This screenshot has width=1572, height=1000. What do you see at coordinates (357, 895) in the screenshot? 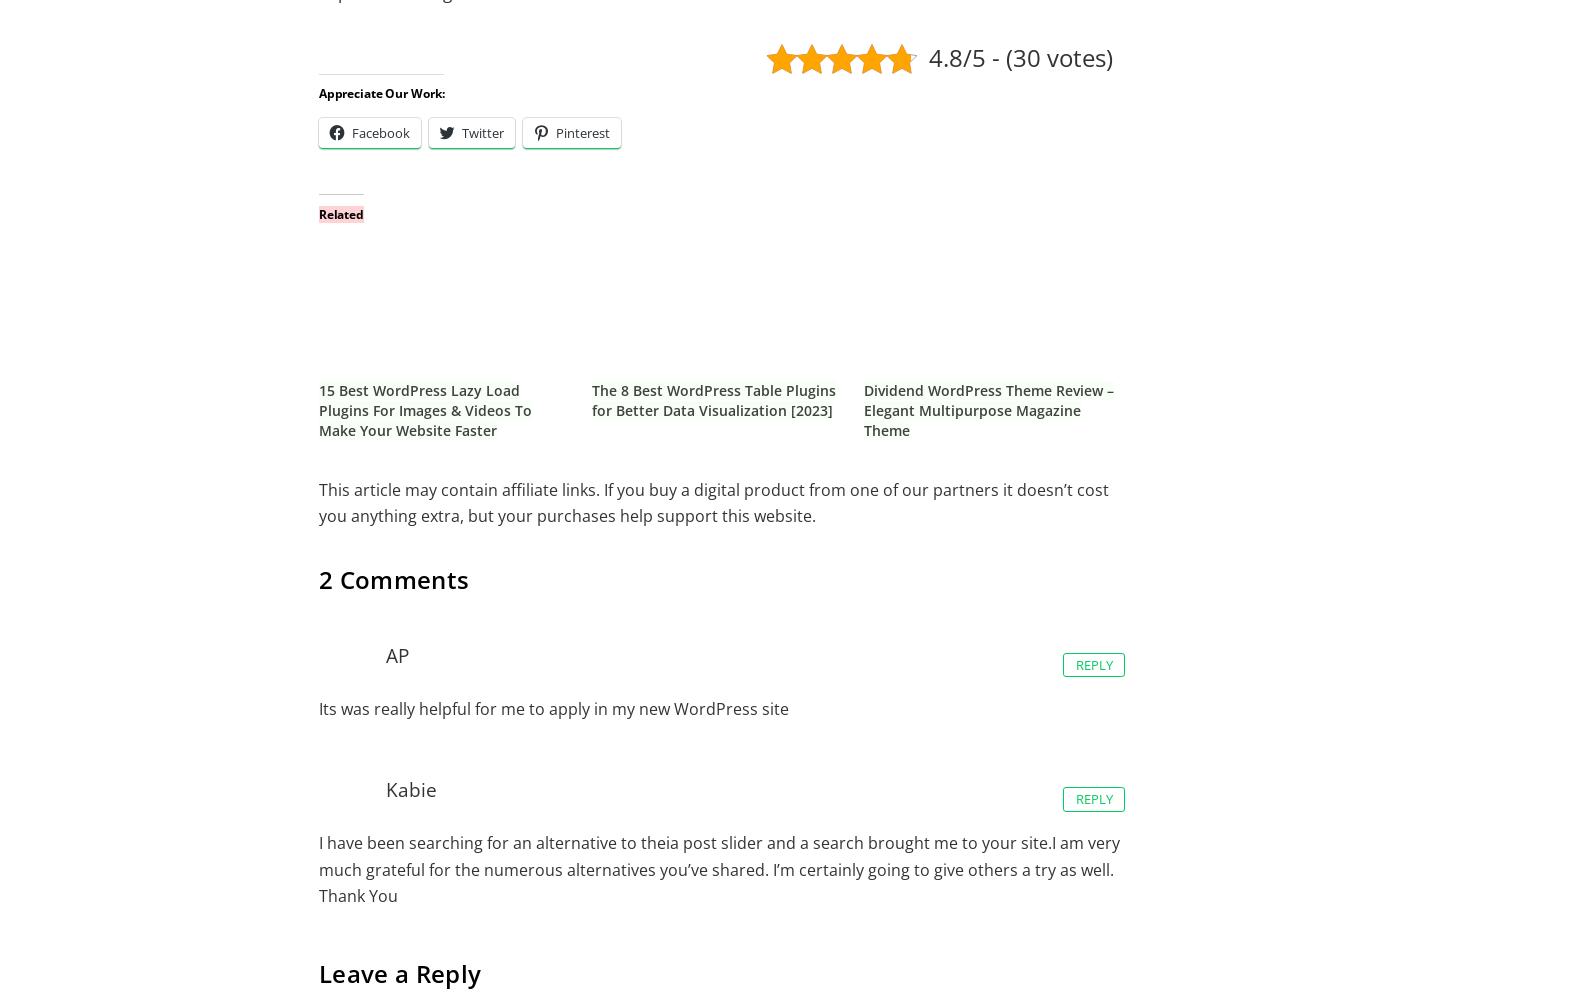
I see `'Thank You'` at bounding box center [357, 895].